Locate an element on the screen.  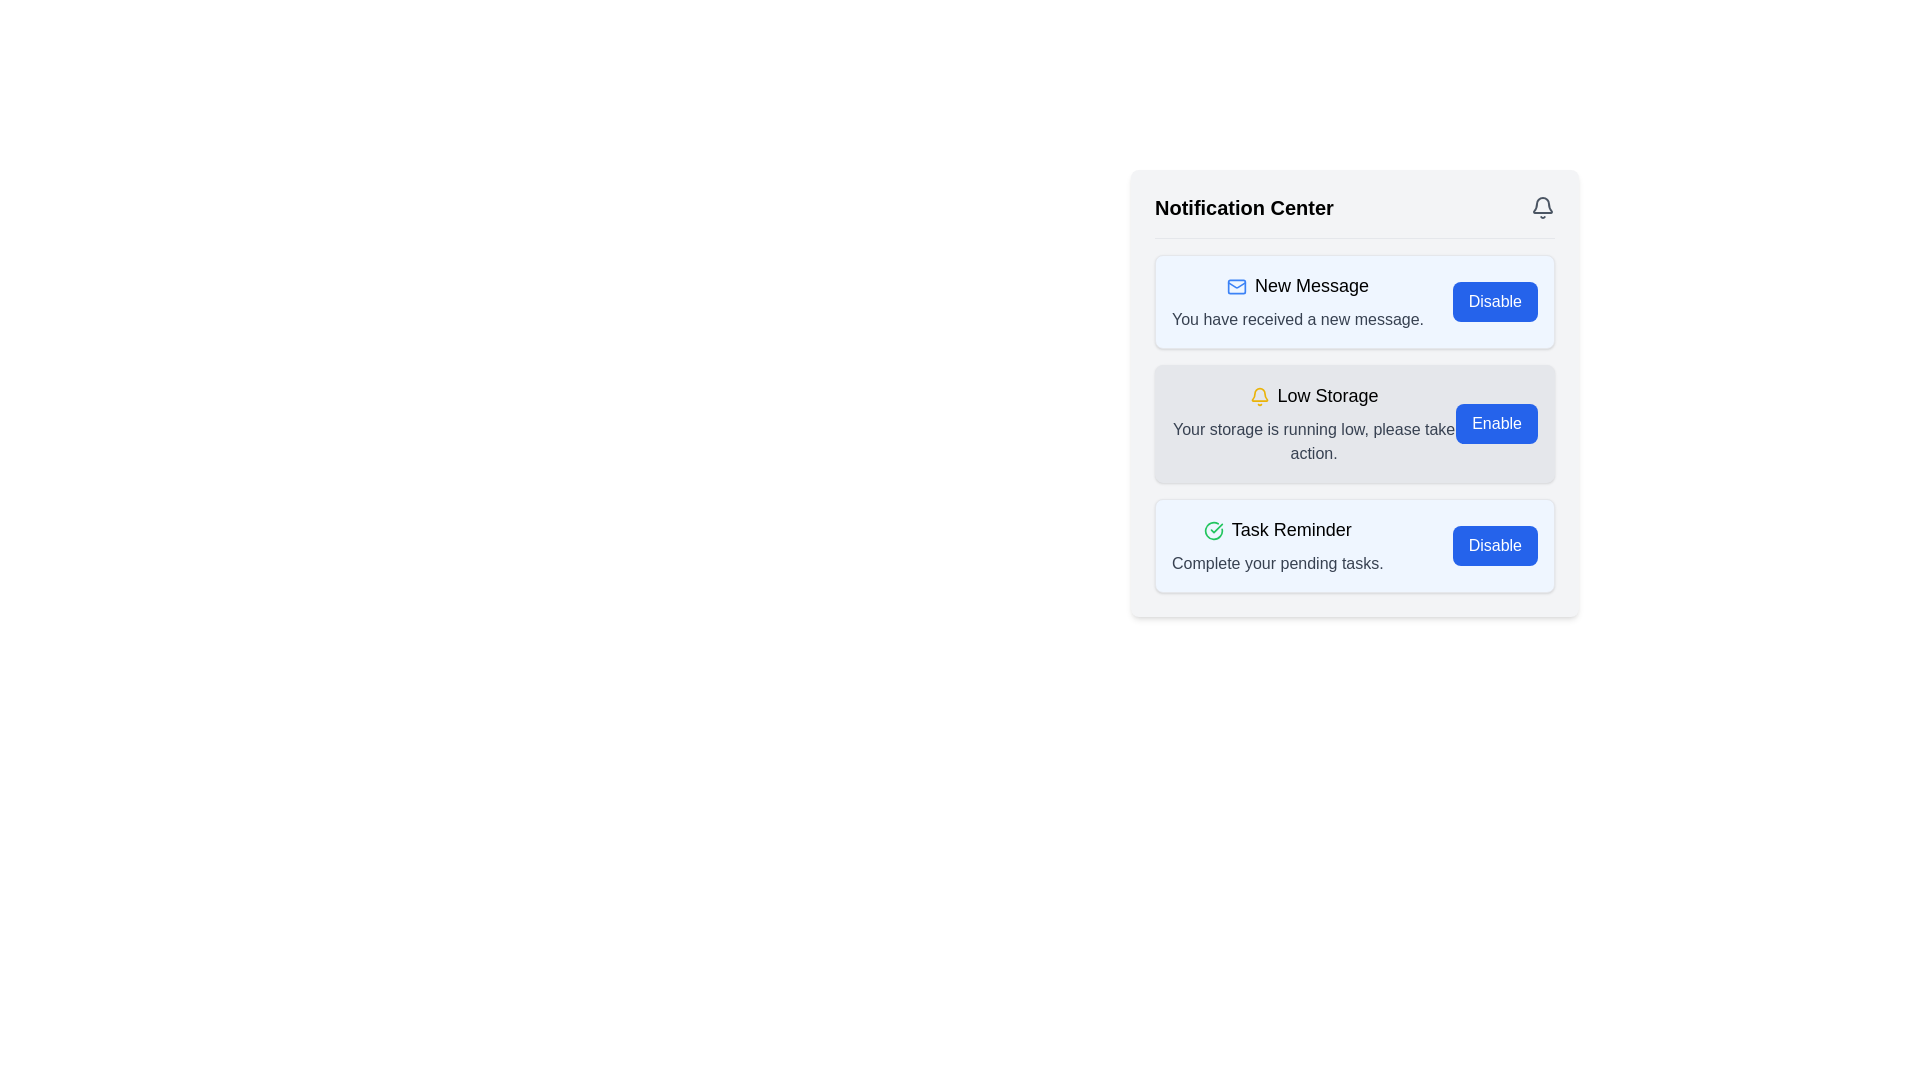
the text label that reads 'Your storage is running low, please take action.' located in the 'Low Storage' notification card, directly below the 'Low Storage' title and above the 'Enable' button is located at coordinates (1314, 441).